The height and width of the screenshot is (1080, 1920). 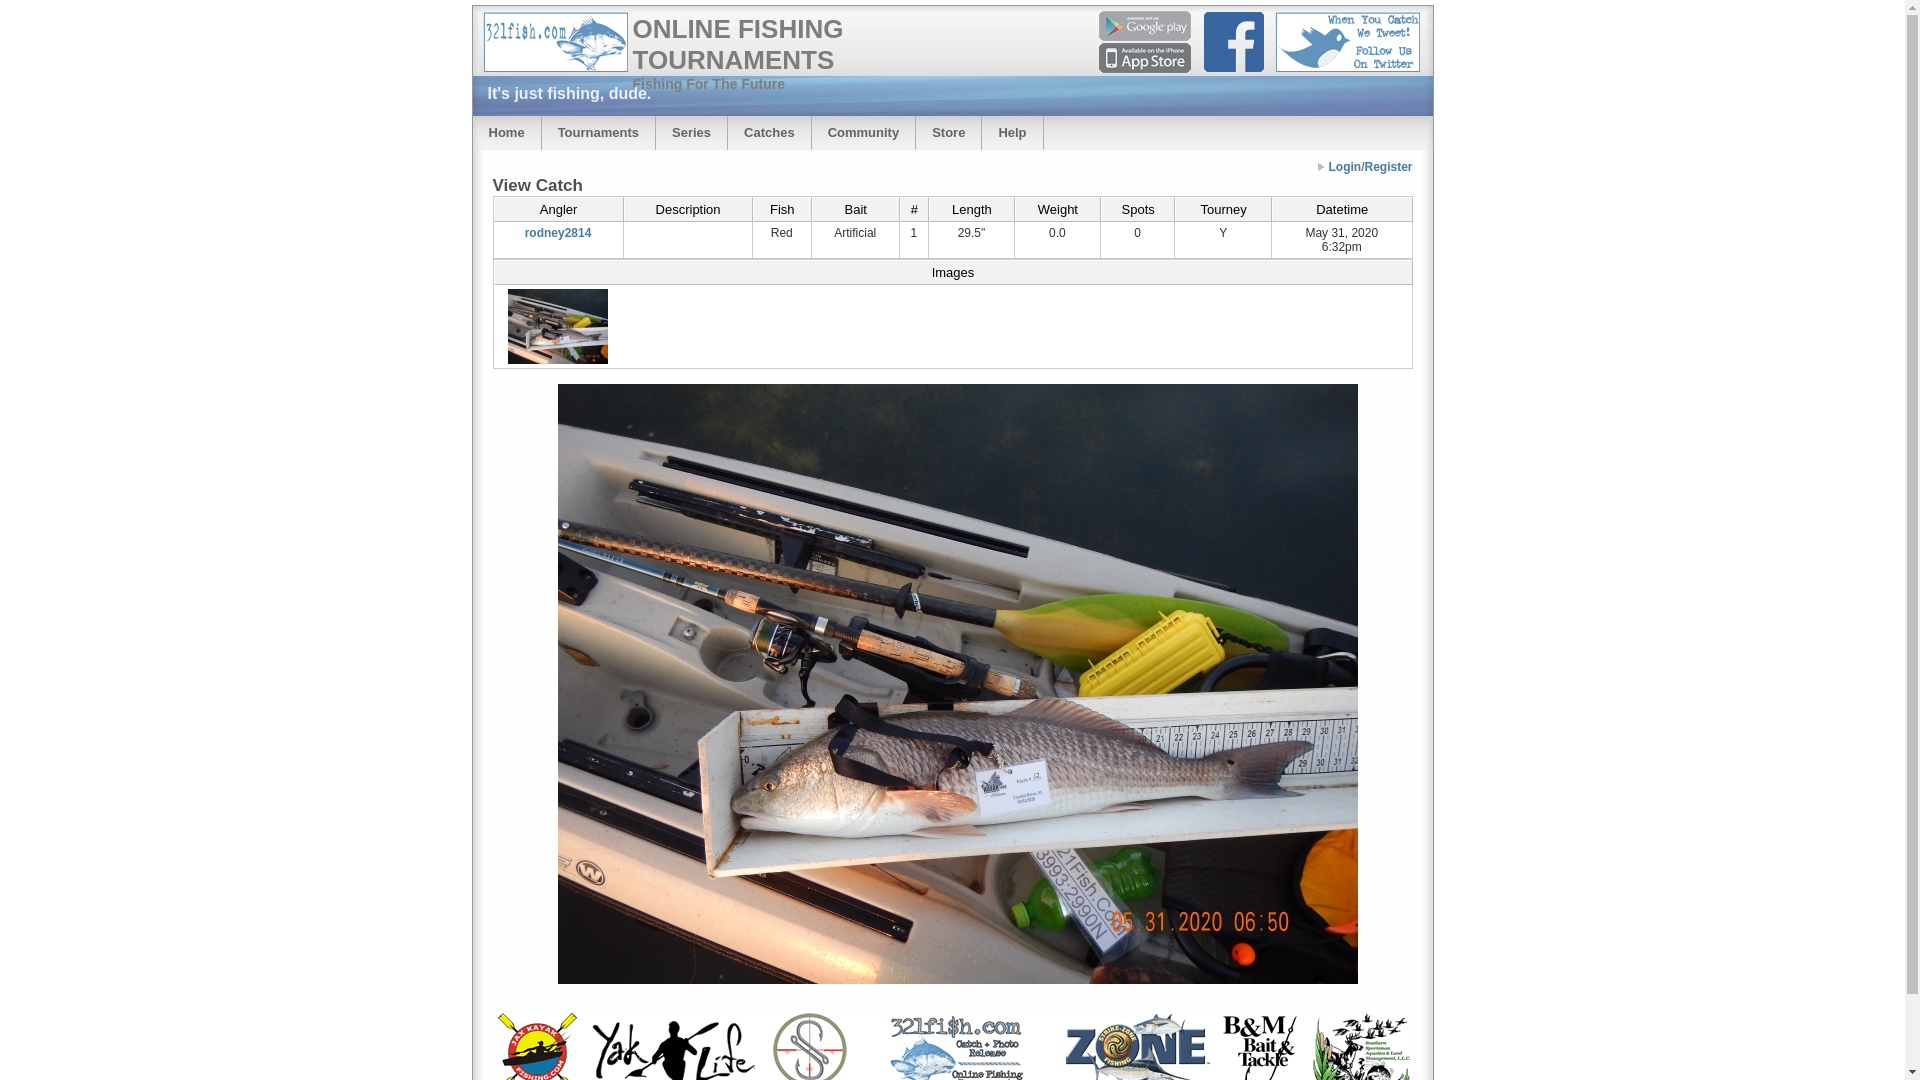 I want to click on 'Login', so click(x=1328, y=165).